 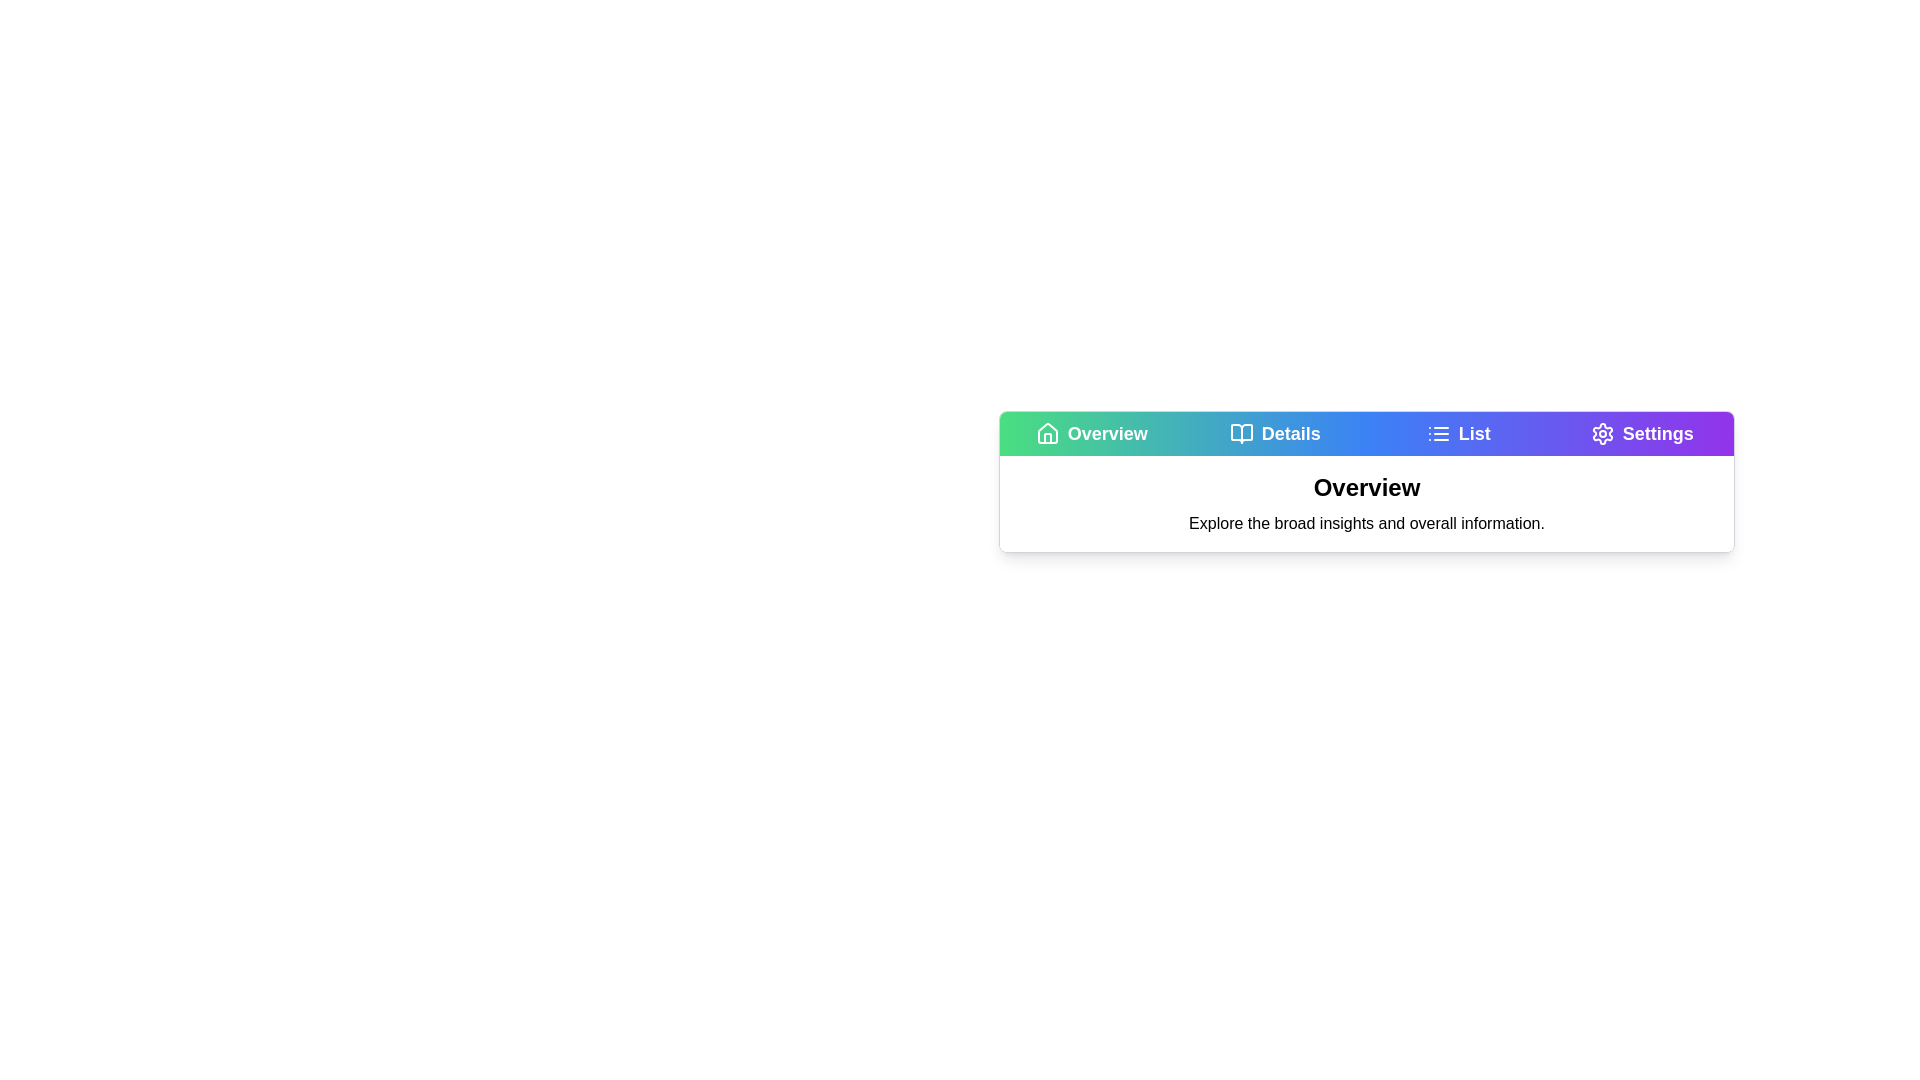 What do you see at coordinates (1046, 432) in the screenshot?
I see `the 'Overview' icon located` at bounding box center [1046, 432].